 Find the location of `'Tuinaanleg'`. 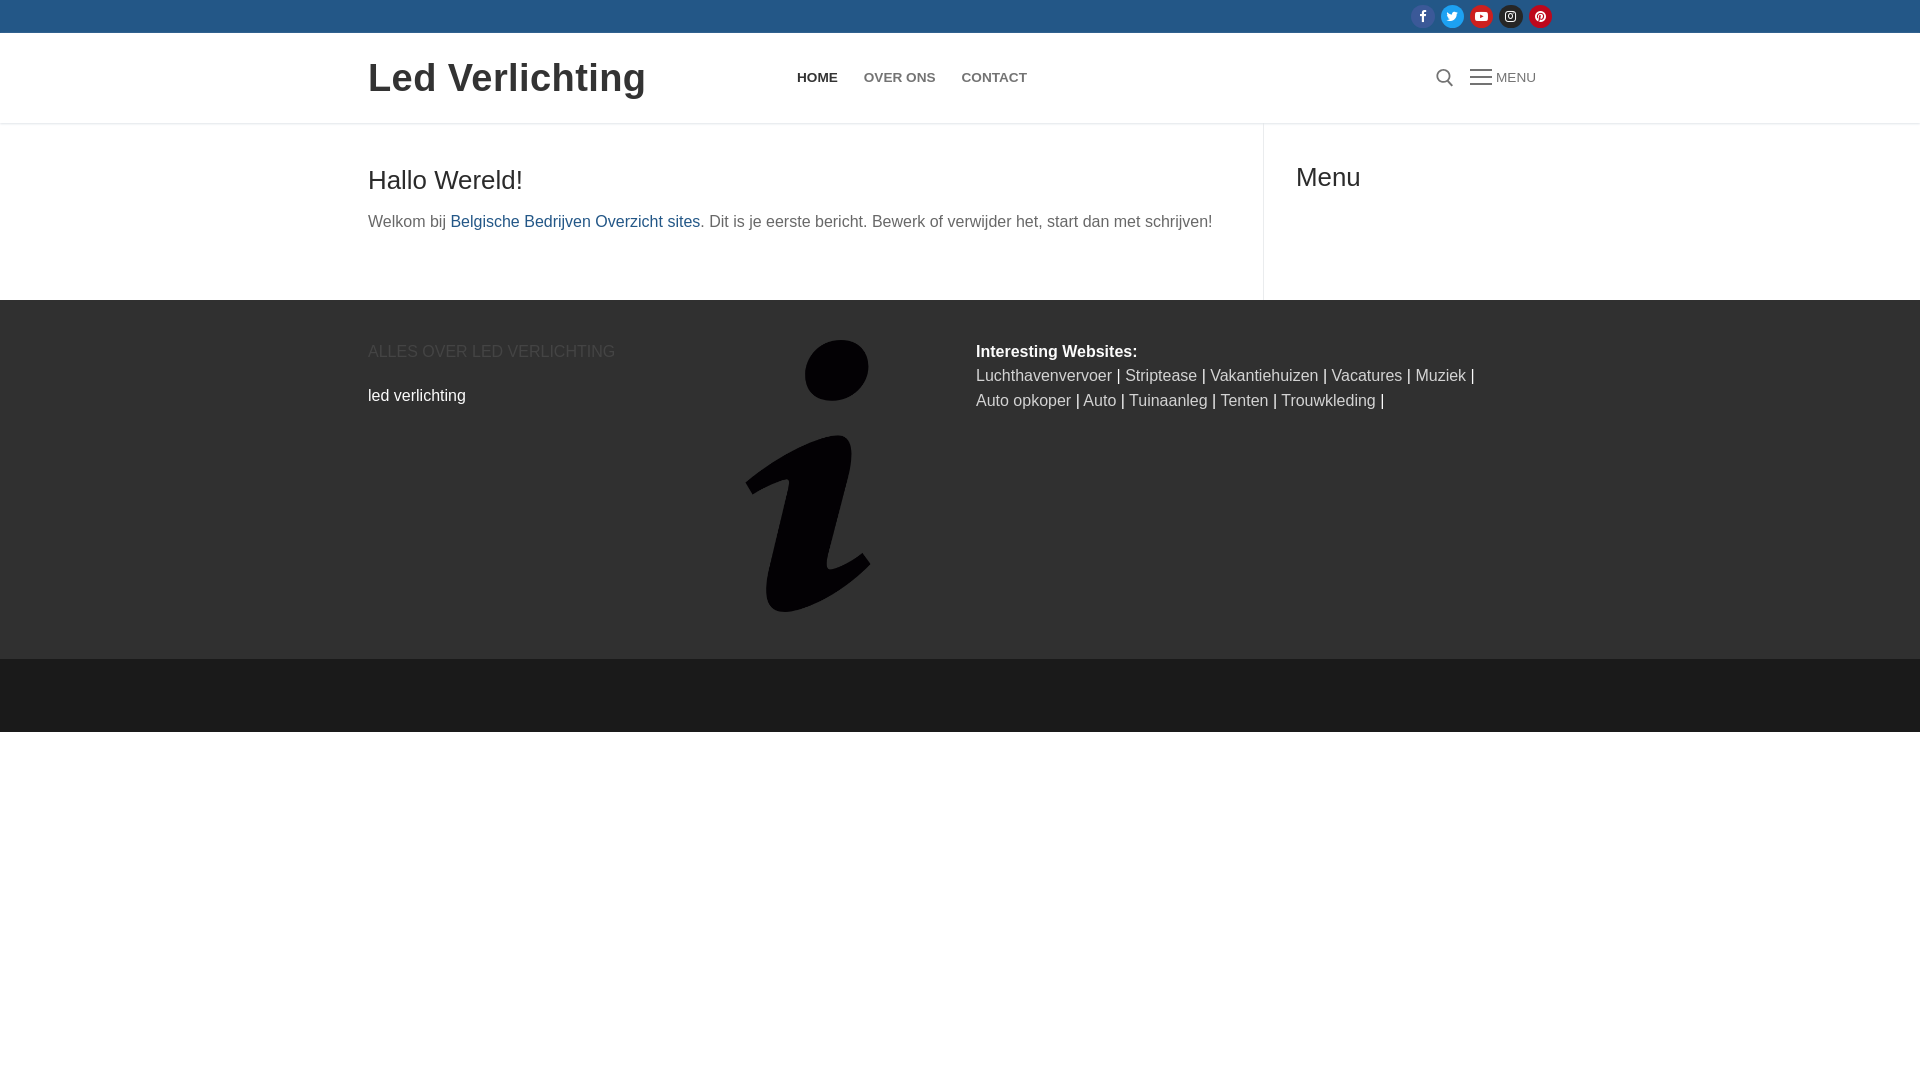

'Tuinaanleg' is located at coordinates (1168, 400).